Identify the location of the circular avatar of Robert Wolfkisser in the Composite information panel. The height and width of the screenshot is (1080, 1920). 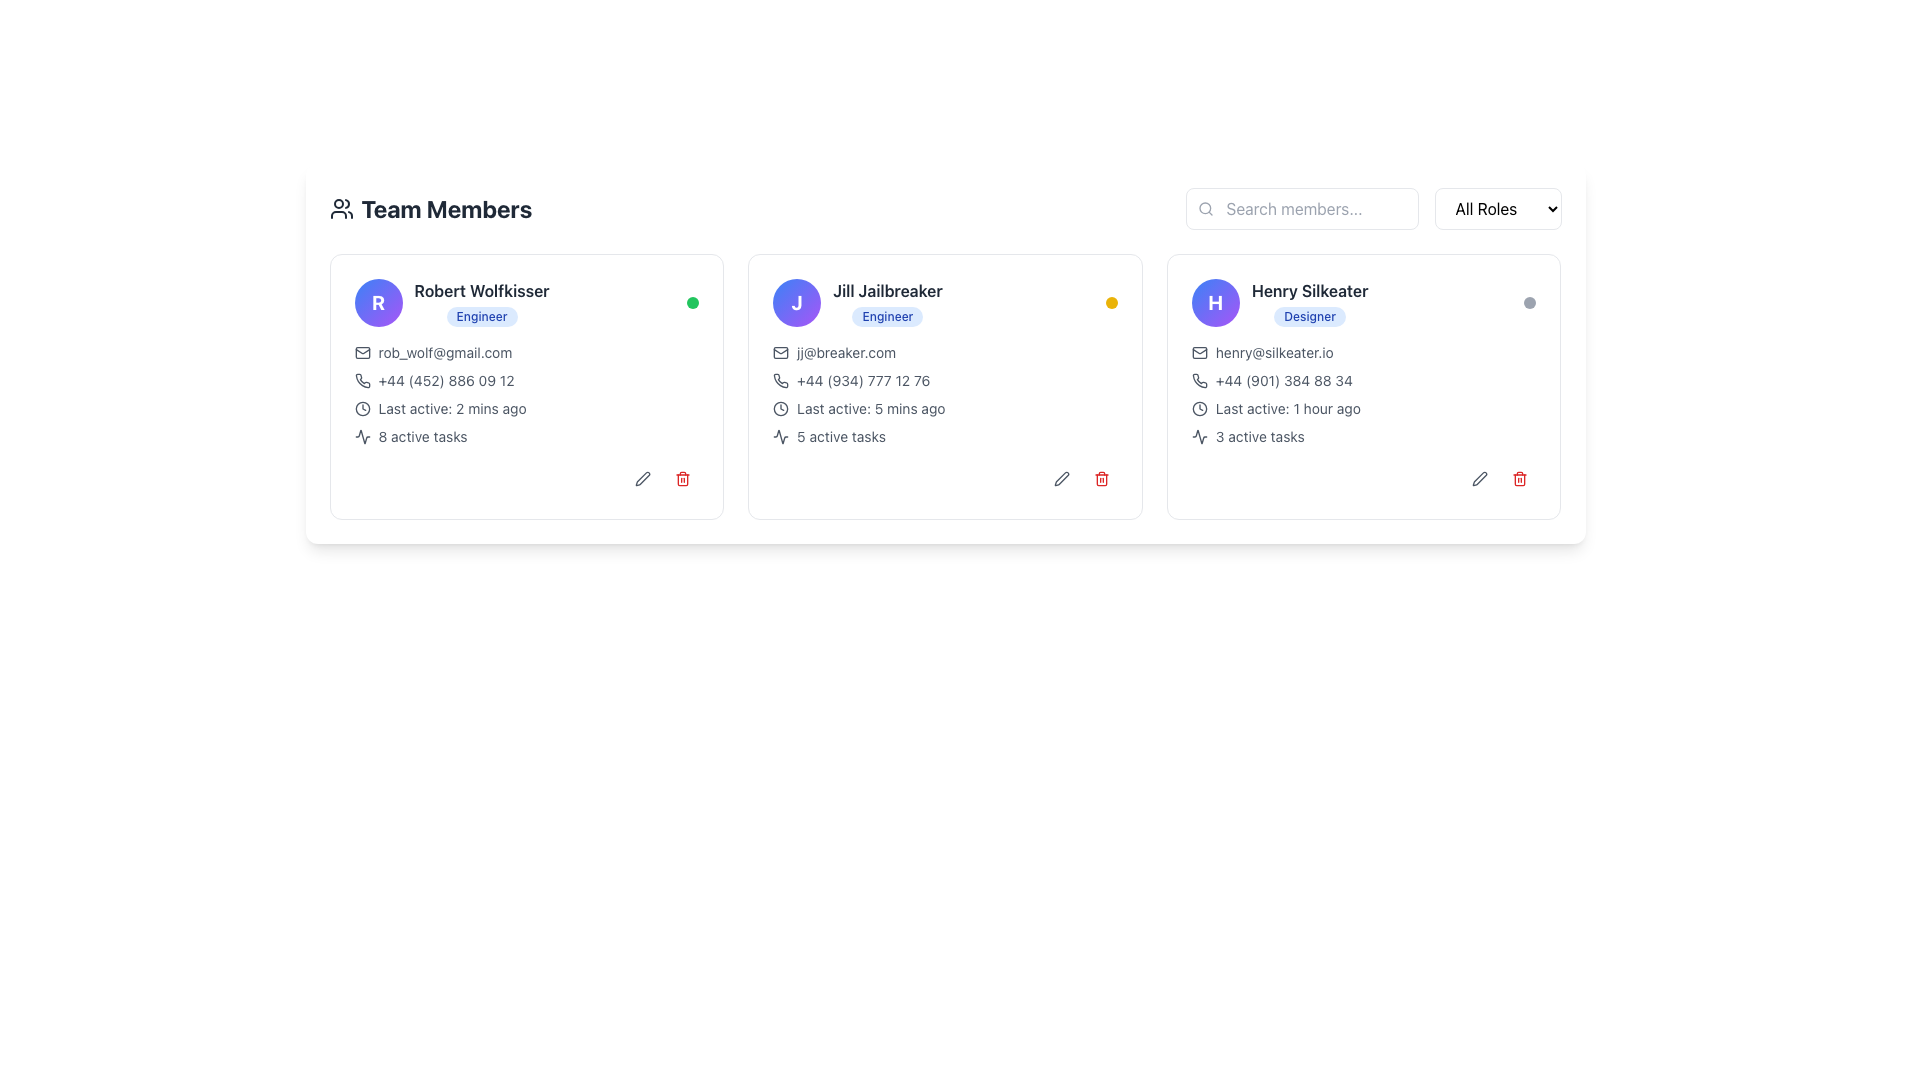
(526, 303).